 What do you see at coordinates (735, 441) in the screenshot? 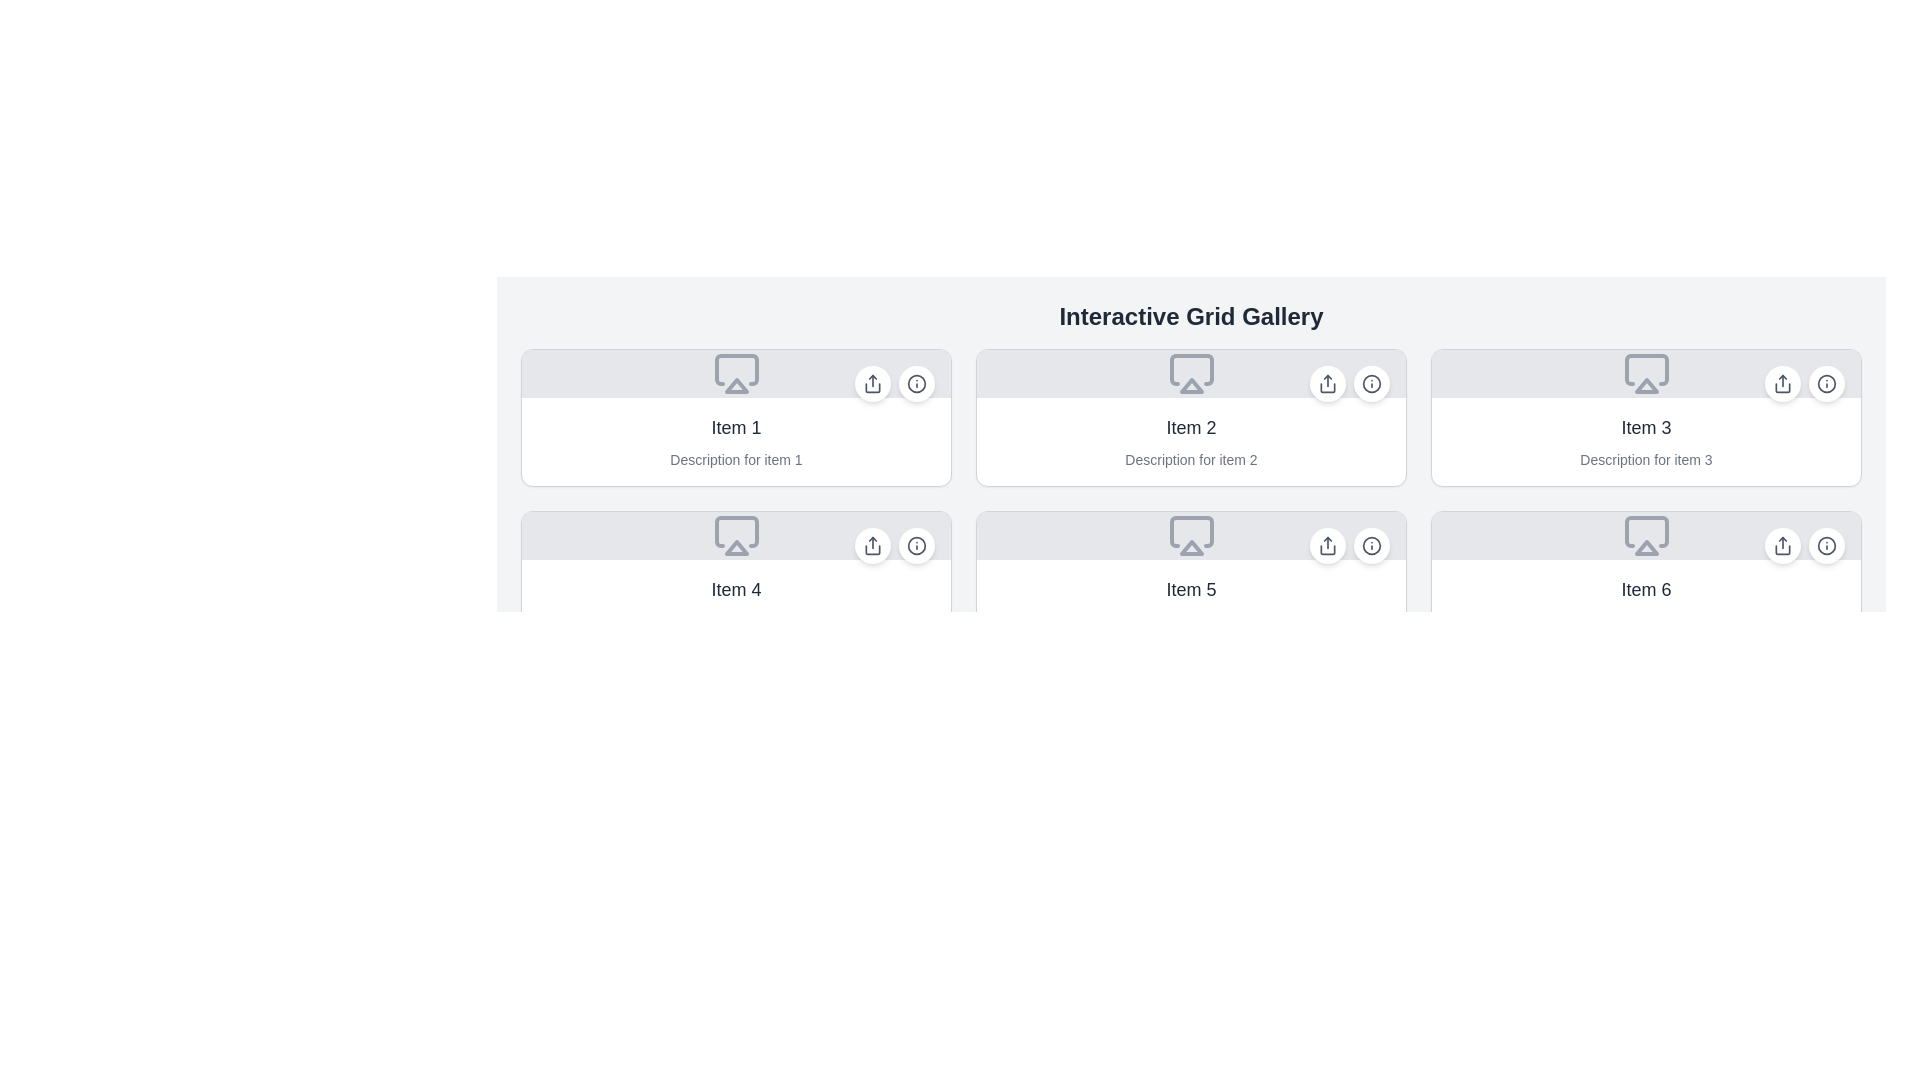
I see `the static informational text block located in the top-left quadrant of the grid layout, which displays information about an item` at bounding box center [735, 441].